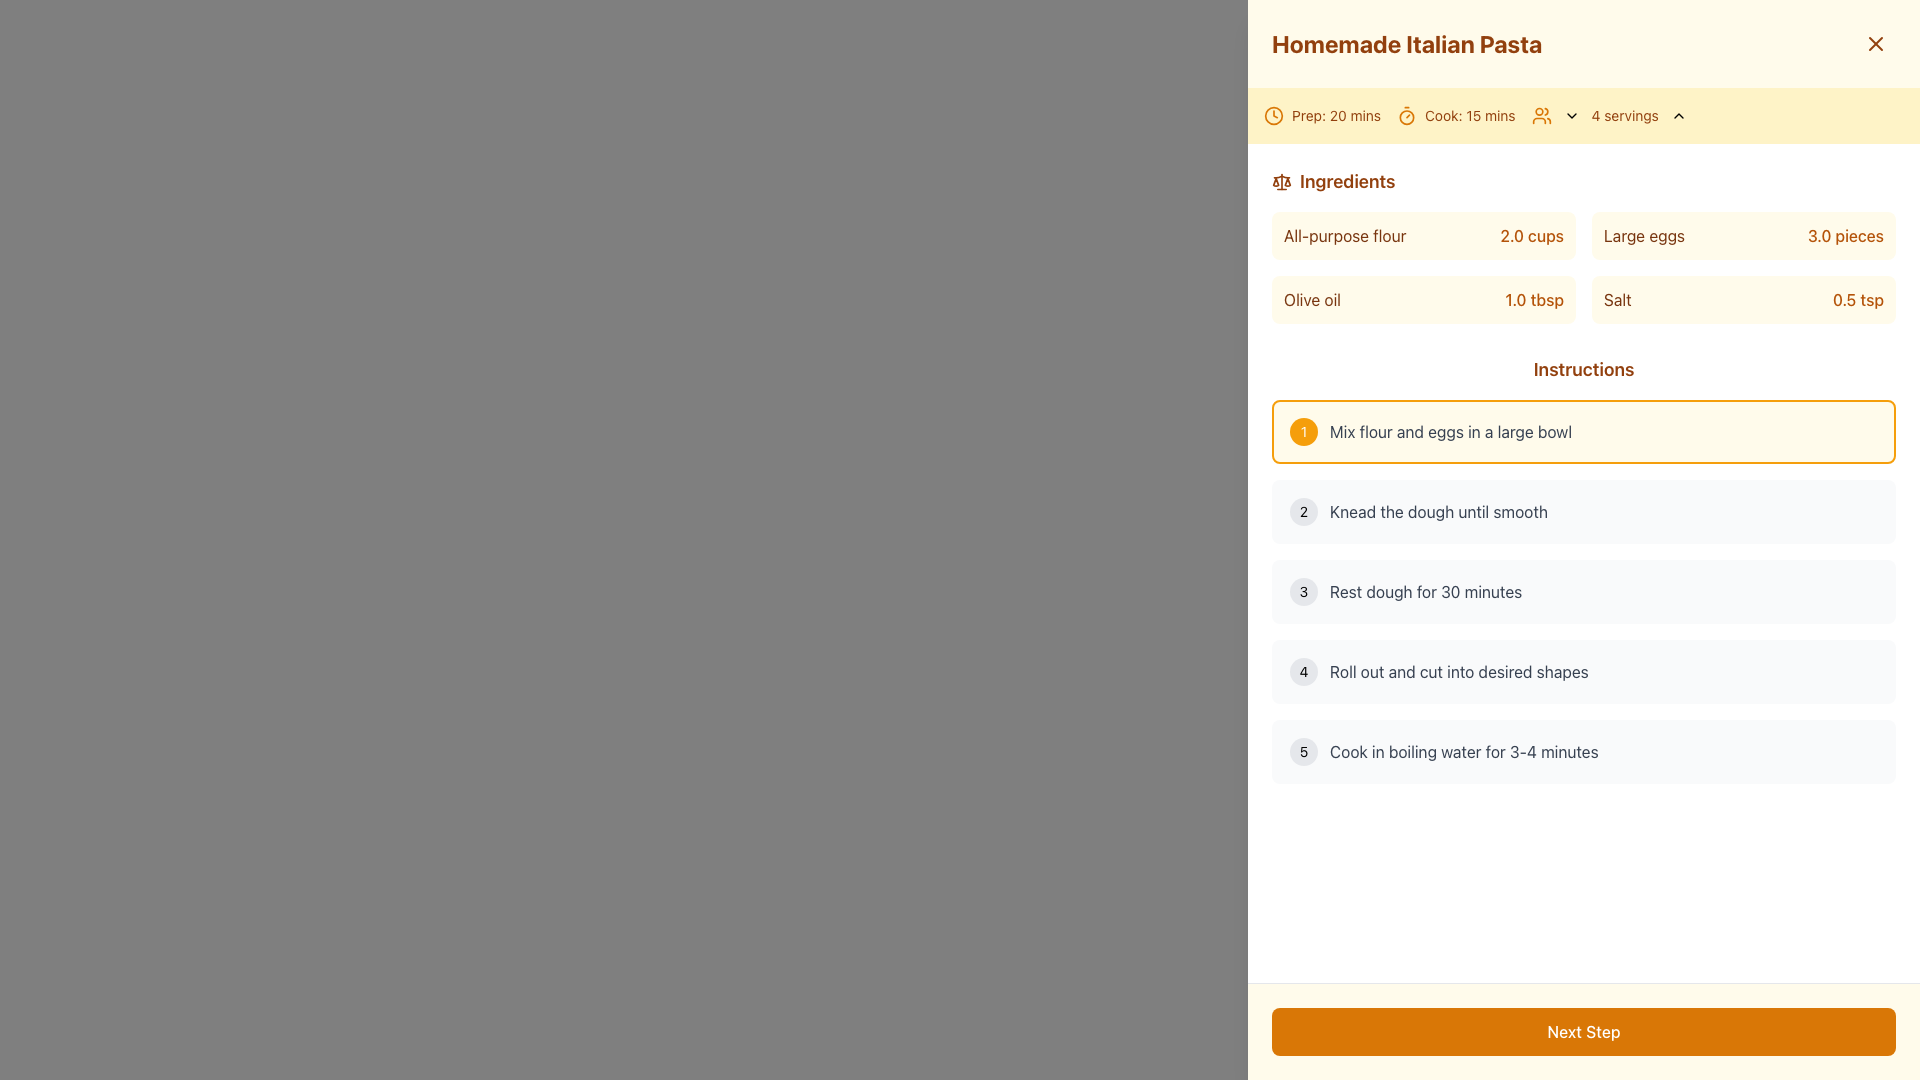  What do you see at coordinates (1304, 671) in the screenshot?
I see `the circular Step indicator badge with a light gray background and a centered numeral '4', located to the left of the instruction text 'Roll out and cut into desired shapes'` at bounding box center [1304, 671].